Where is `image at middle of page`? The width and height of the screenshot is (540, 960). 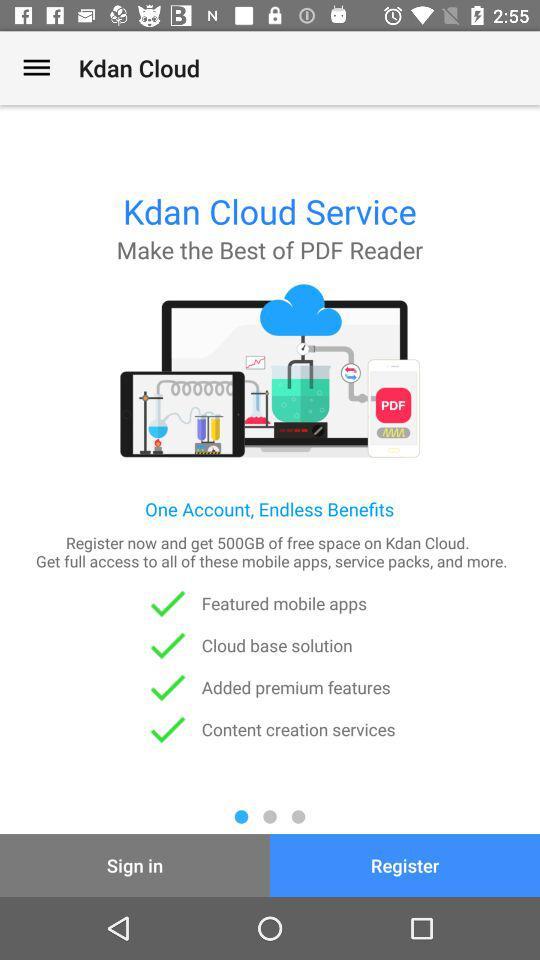 image at middle of page is located at coordinates (270, 370).